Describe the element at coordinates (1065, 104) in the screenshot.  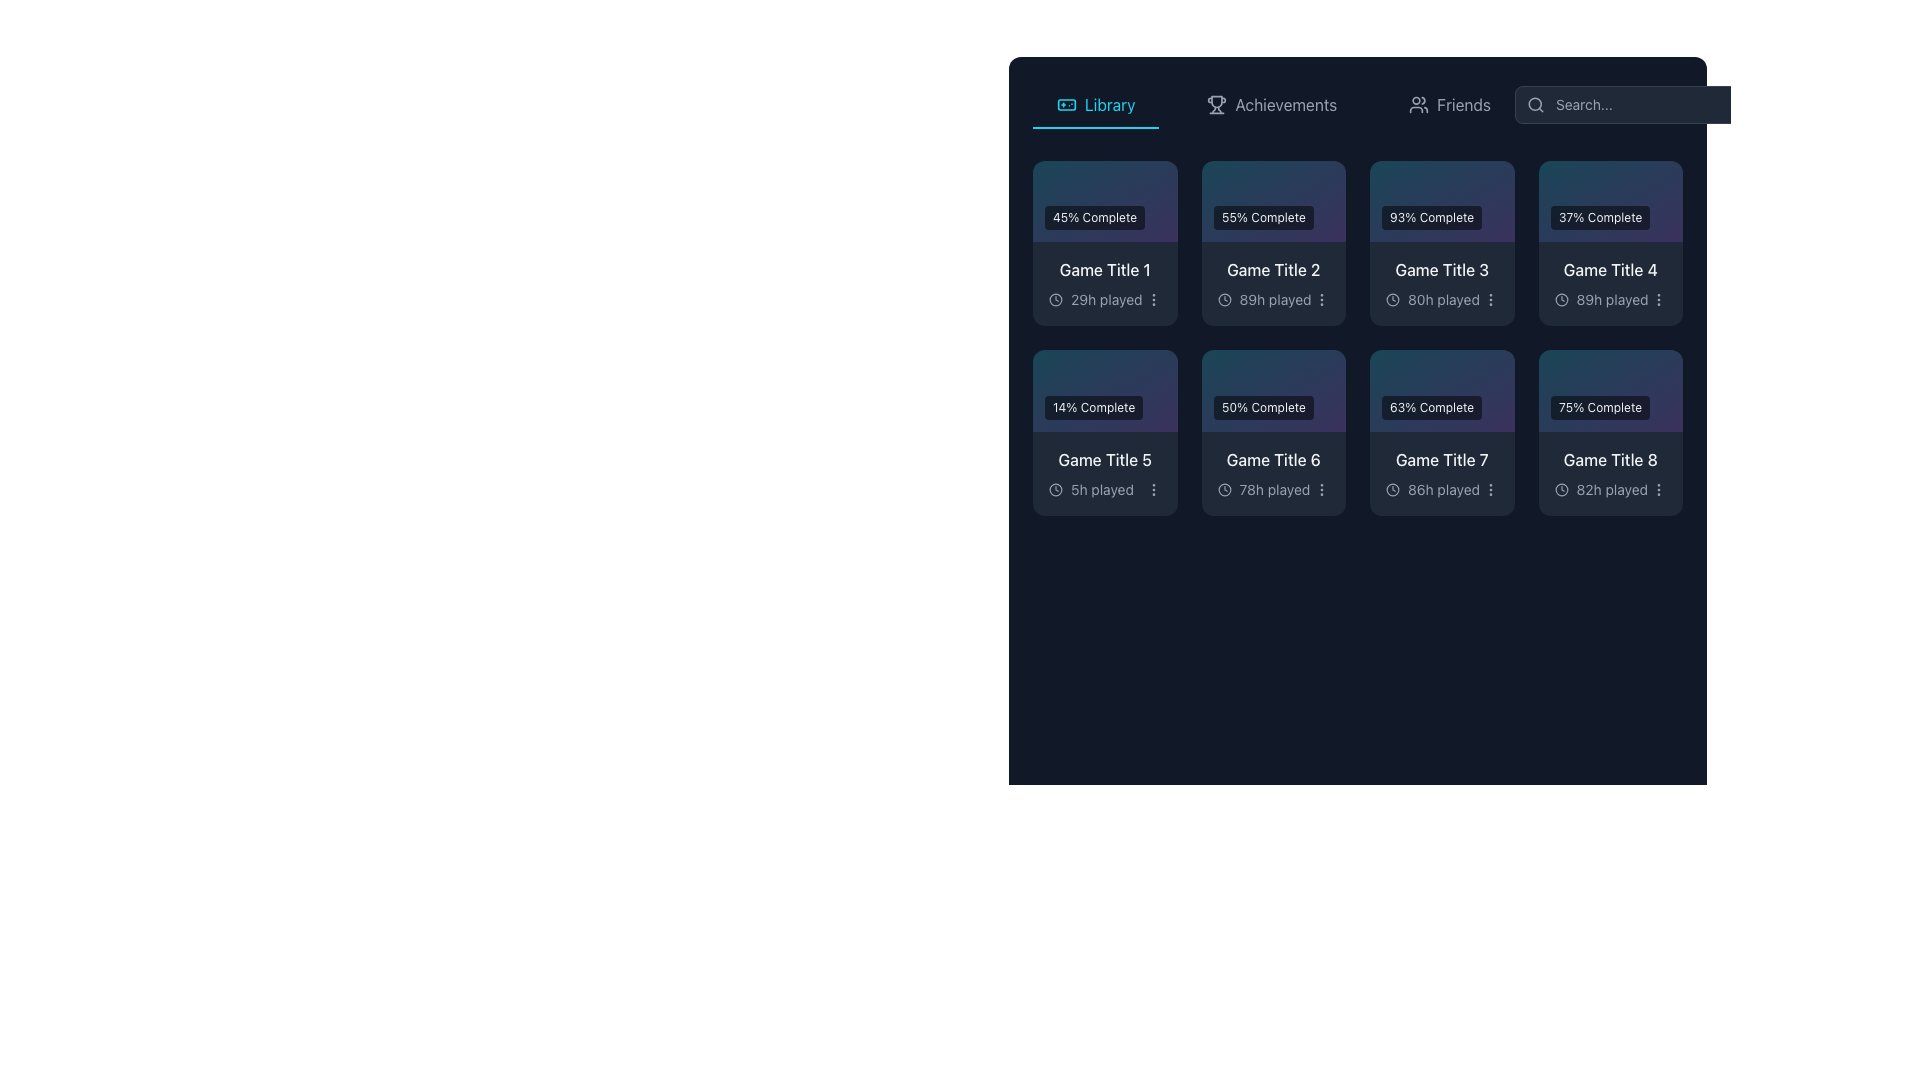
I see `the game controller icon that is positioned next to the 'Library' text in the navigation bar` at that location.